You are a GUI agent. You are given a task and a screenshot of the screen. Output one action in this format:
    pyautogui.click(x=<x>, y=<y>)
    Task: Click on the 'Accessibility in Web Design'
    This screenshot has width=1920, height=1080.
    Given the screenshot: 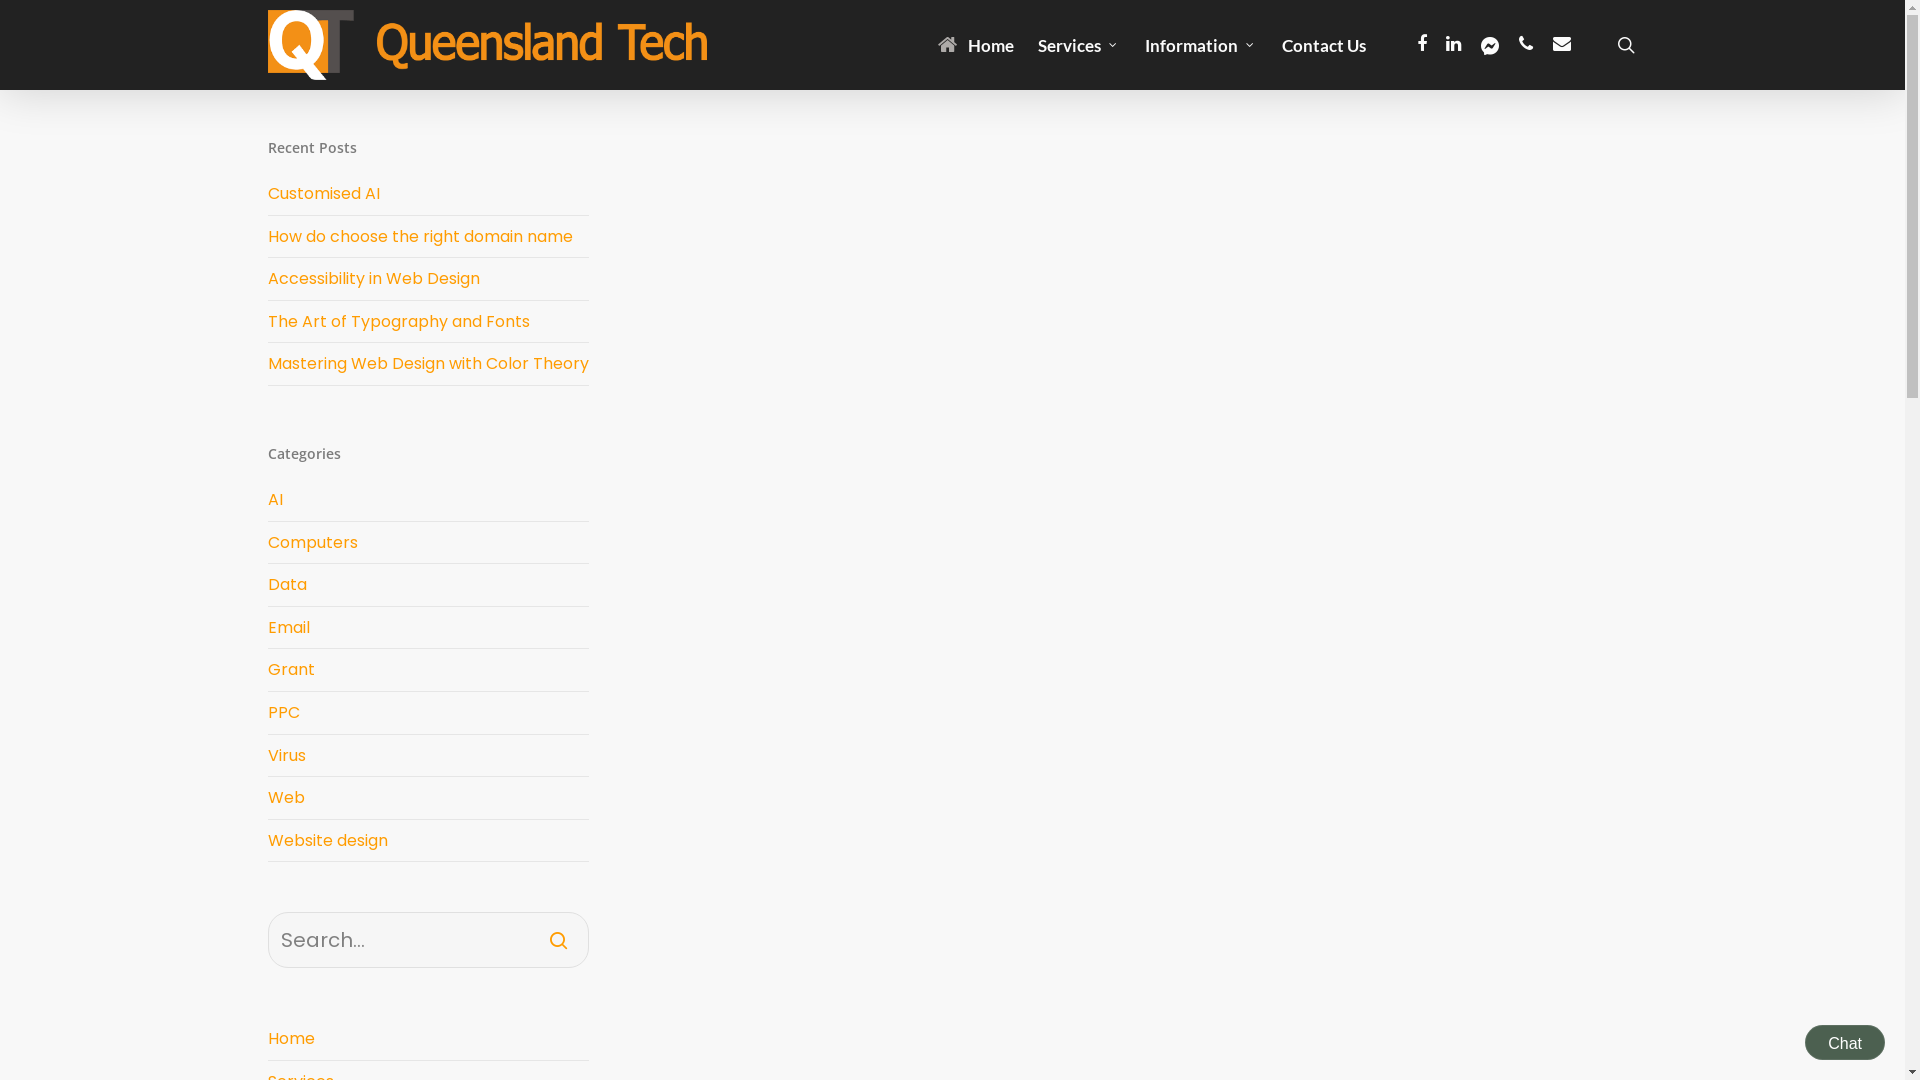 What is the action you would take?
    pyautogui.click(x=374, y=278)
    